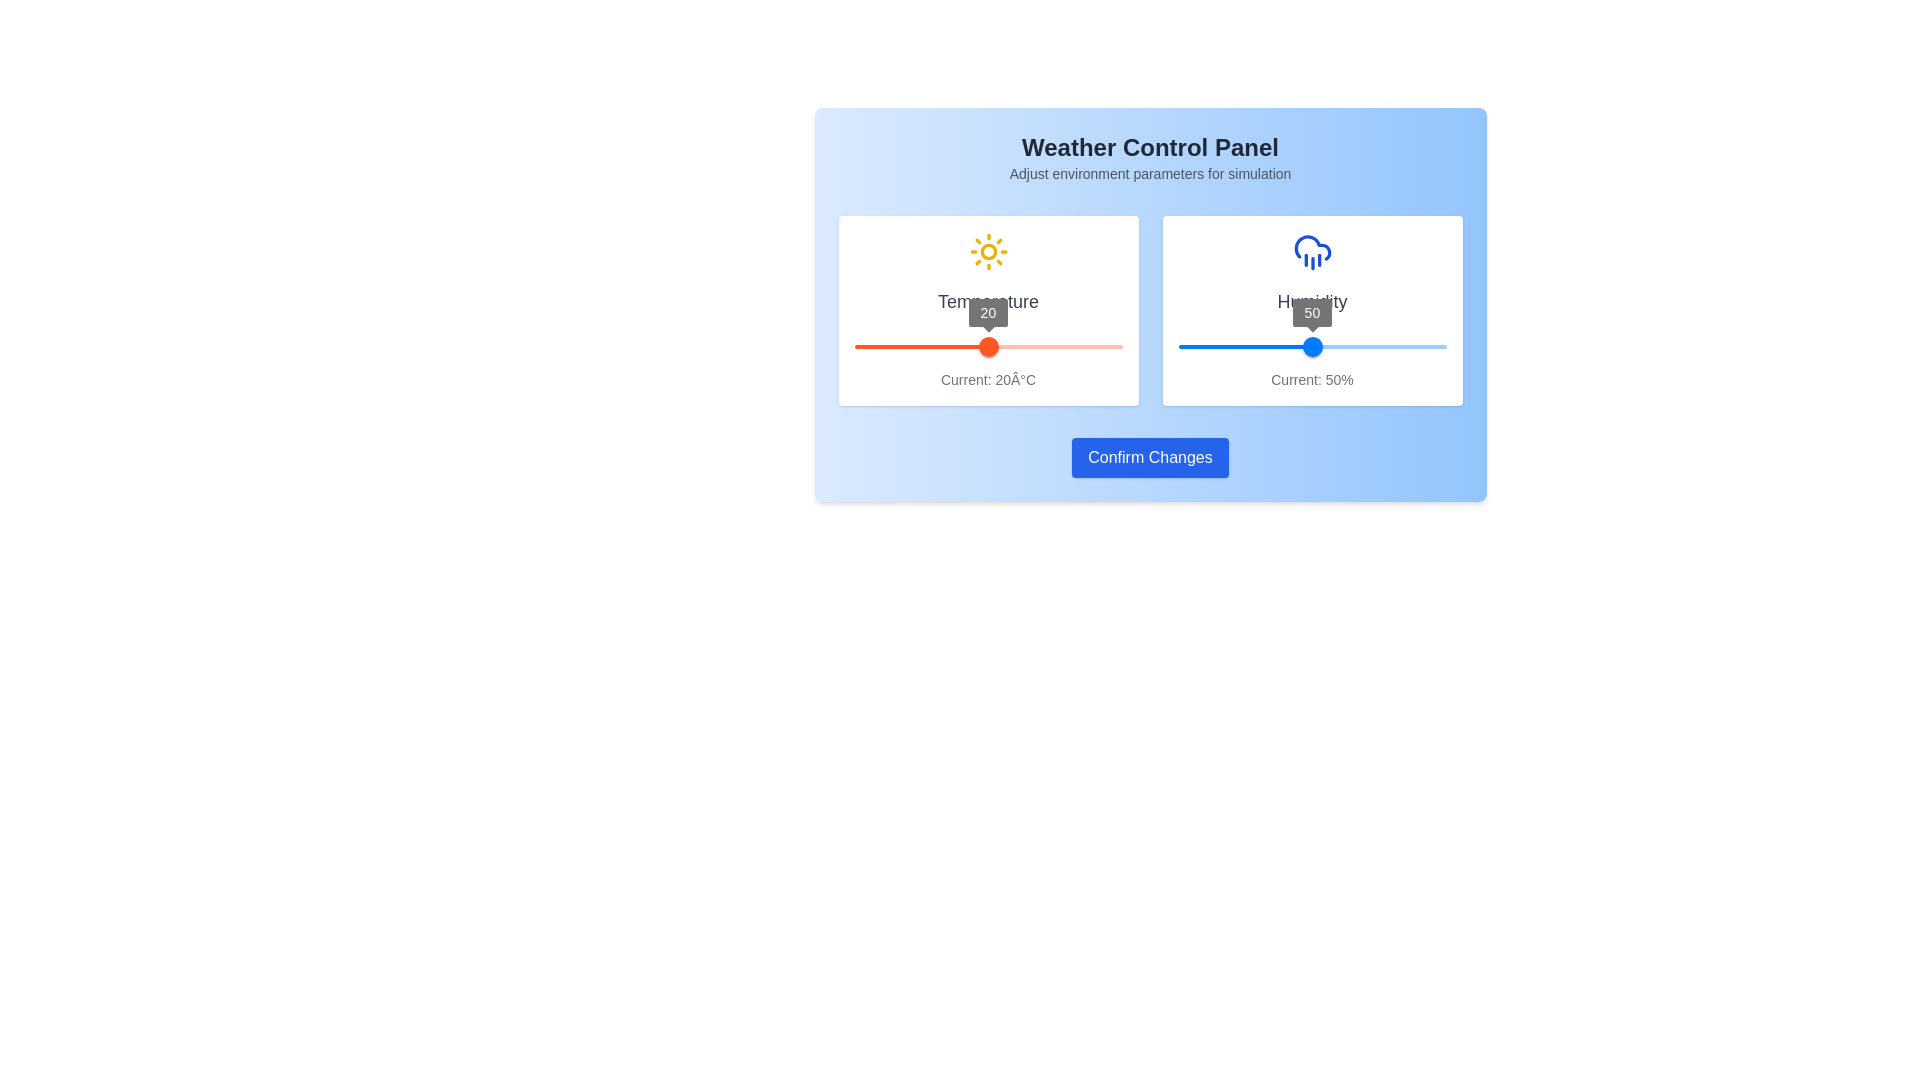 The image size is (1920, 1080). Describe the element at coordinates (1291, 346) in the screenshot. I see `the humidity percentage` at that location.